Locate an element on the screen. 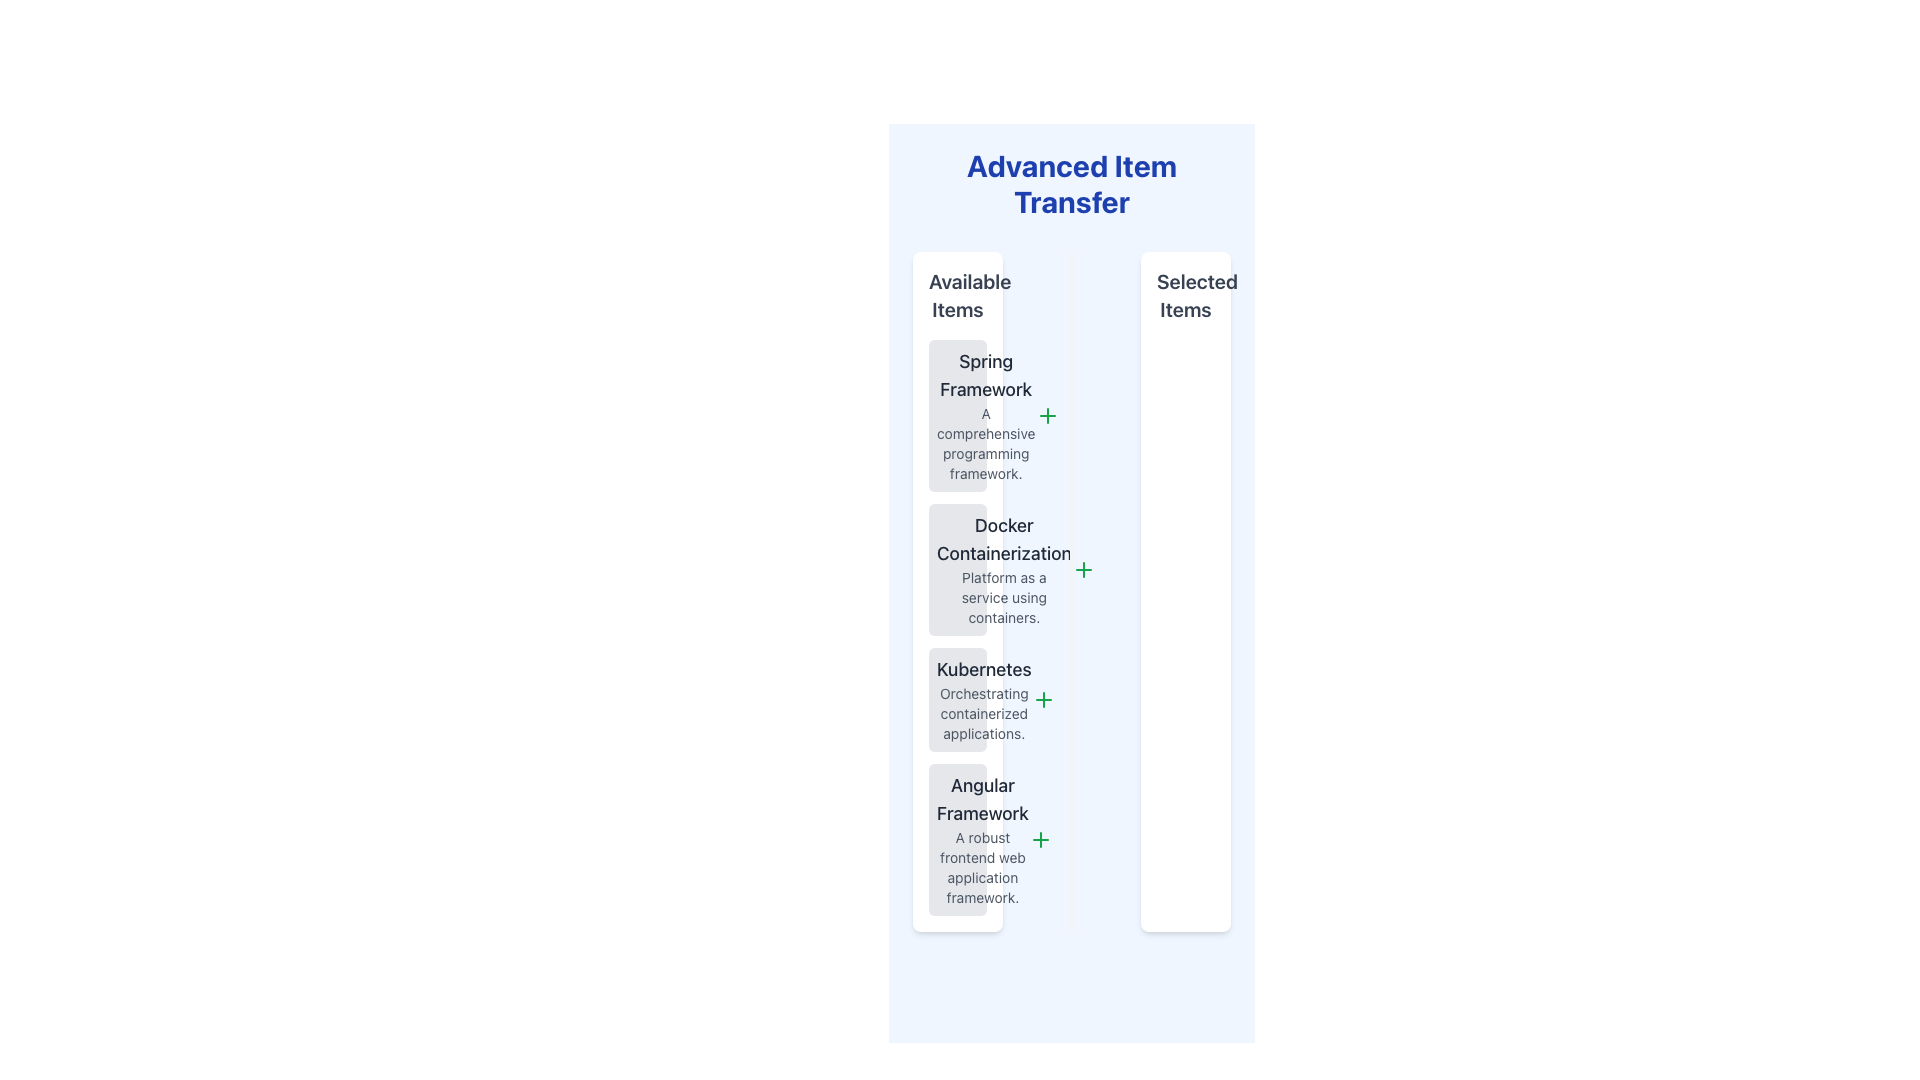 This screenshot has width=1920, height=1080. the third plus icon button in the 'Available Items' column to change its appearance, which allows users to add the 'Kubernetes' item to the 'Selected Items' list is located at coordinates (1042, 698).